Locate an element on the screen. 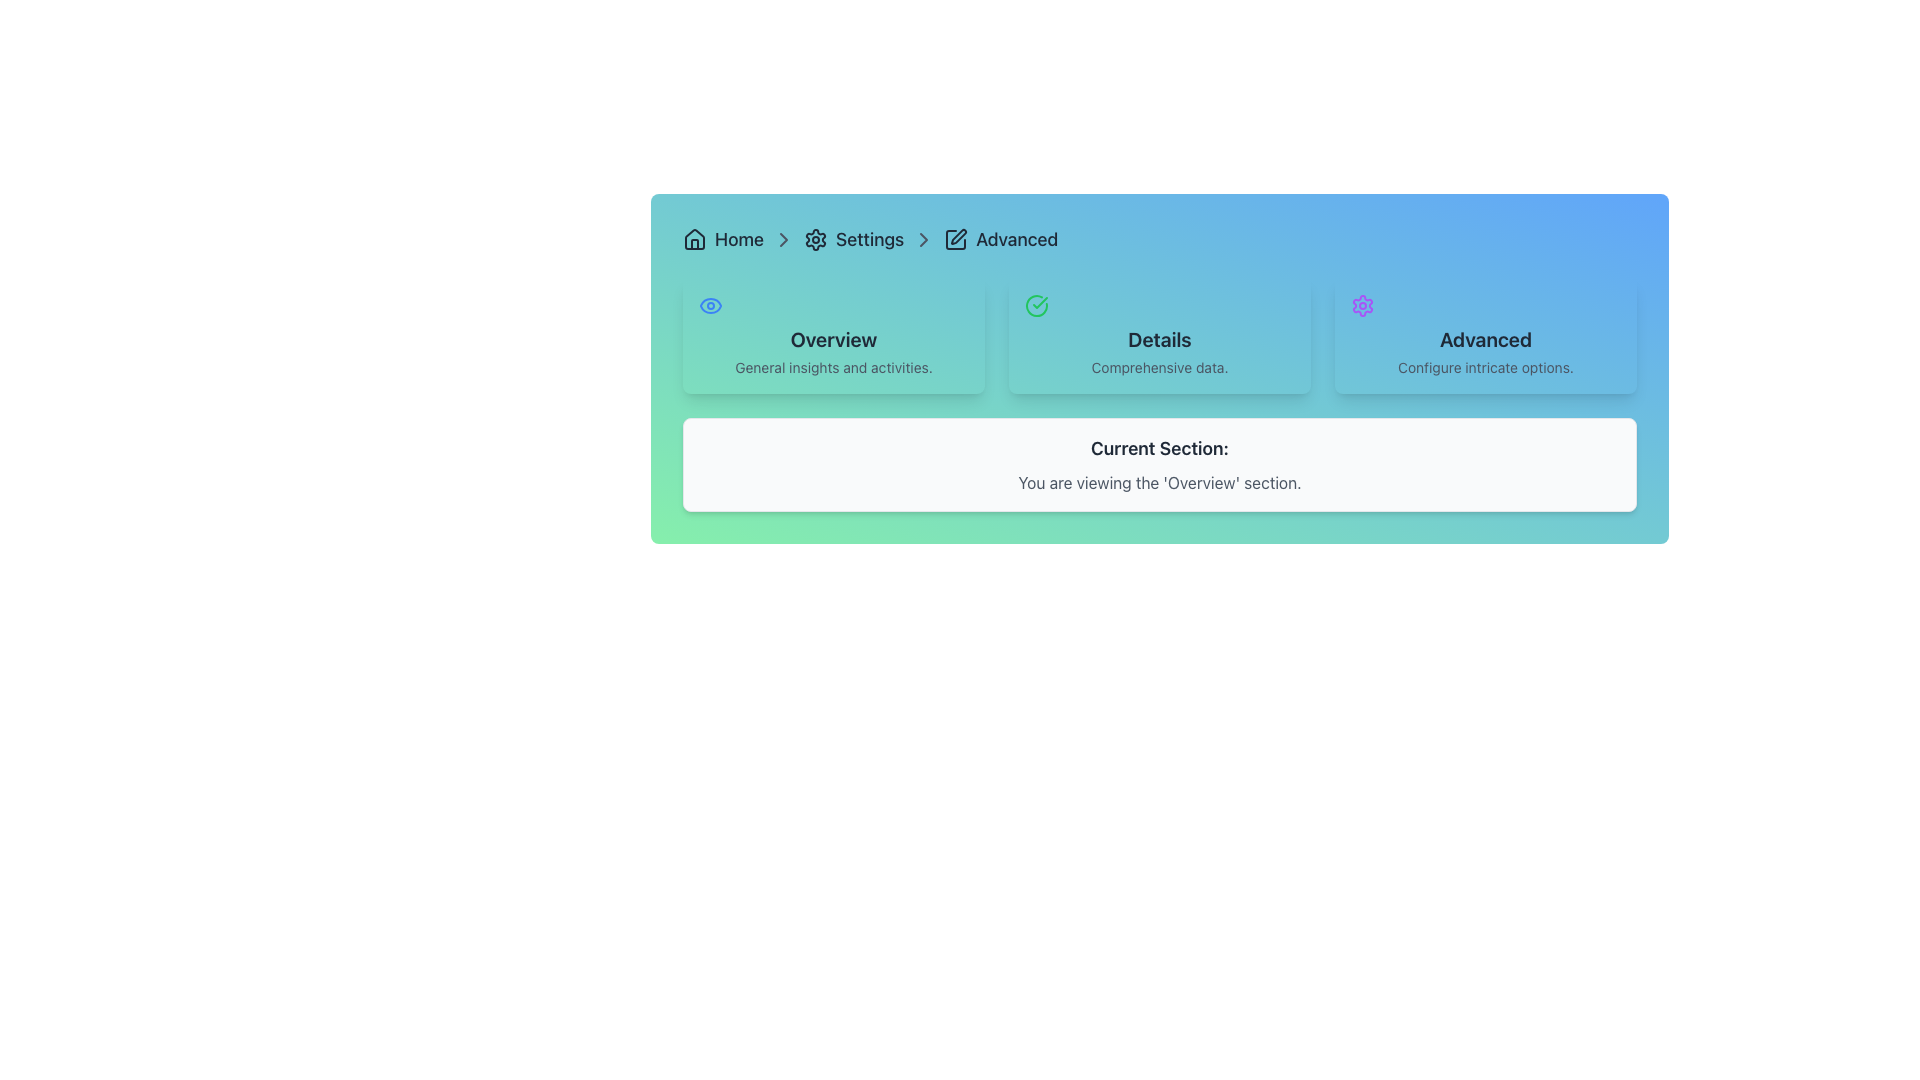 Image resolution: width=1920 pixels, height=1080 pixels. the 'Advanced' hyperlink in the breadcrumb navigation bar is located at coordinates (1001, 238).